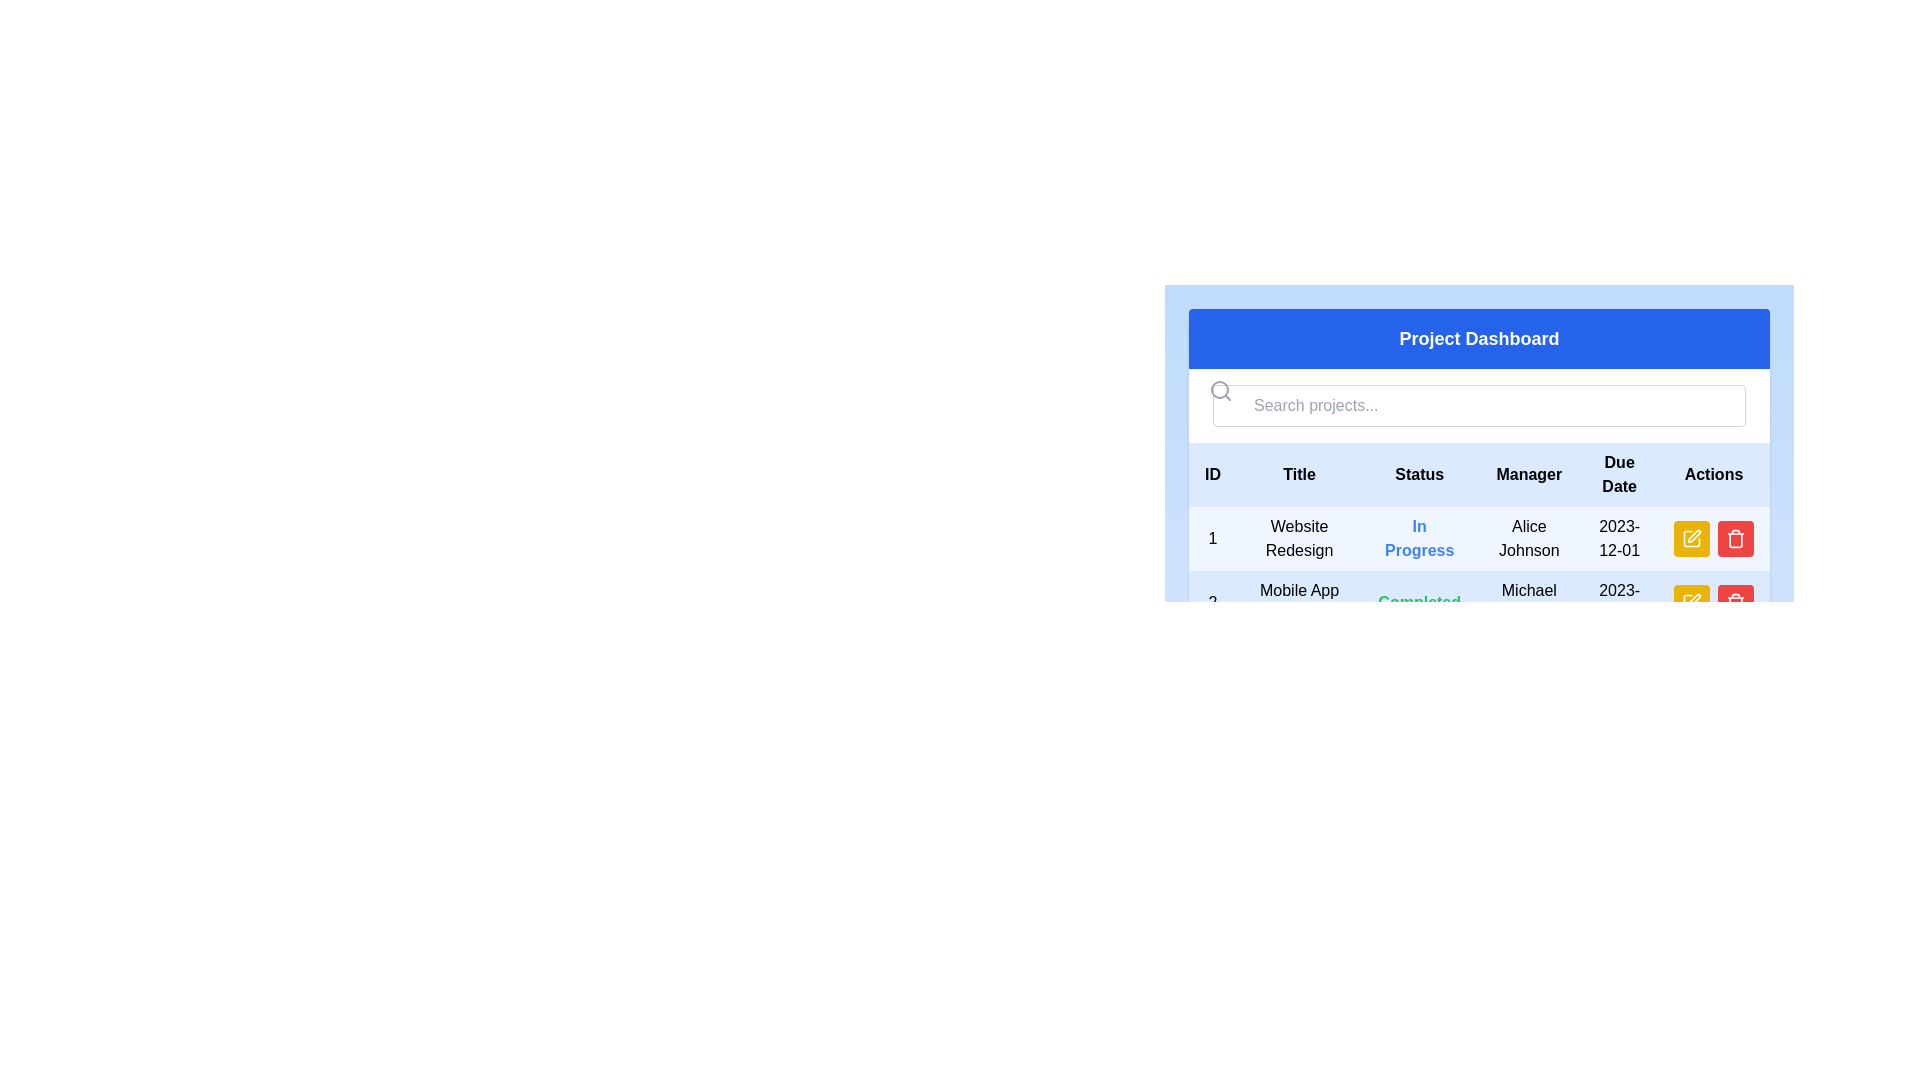  Describe the element at coordinates (1479, 570) in the screenshot. I see `the project data table located below the search bar with the placeholder 'Search projects...'` at that location.